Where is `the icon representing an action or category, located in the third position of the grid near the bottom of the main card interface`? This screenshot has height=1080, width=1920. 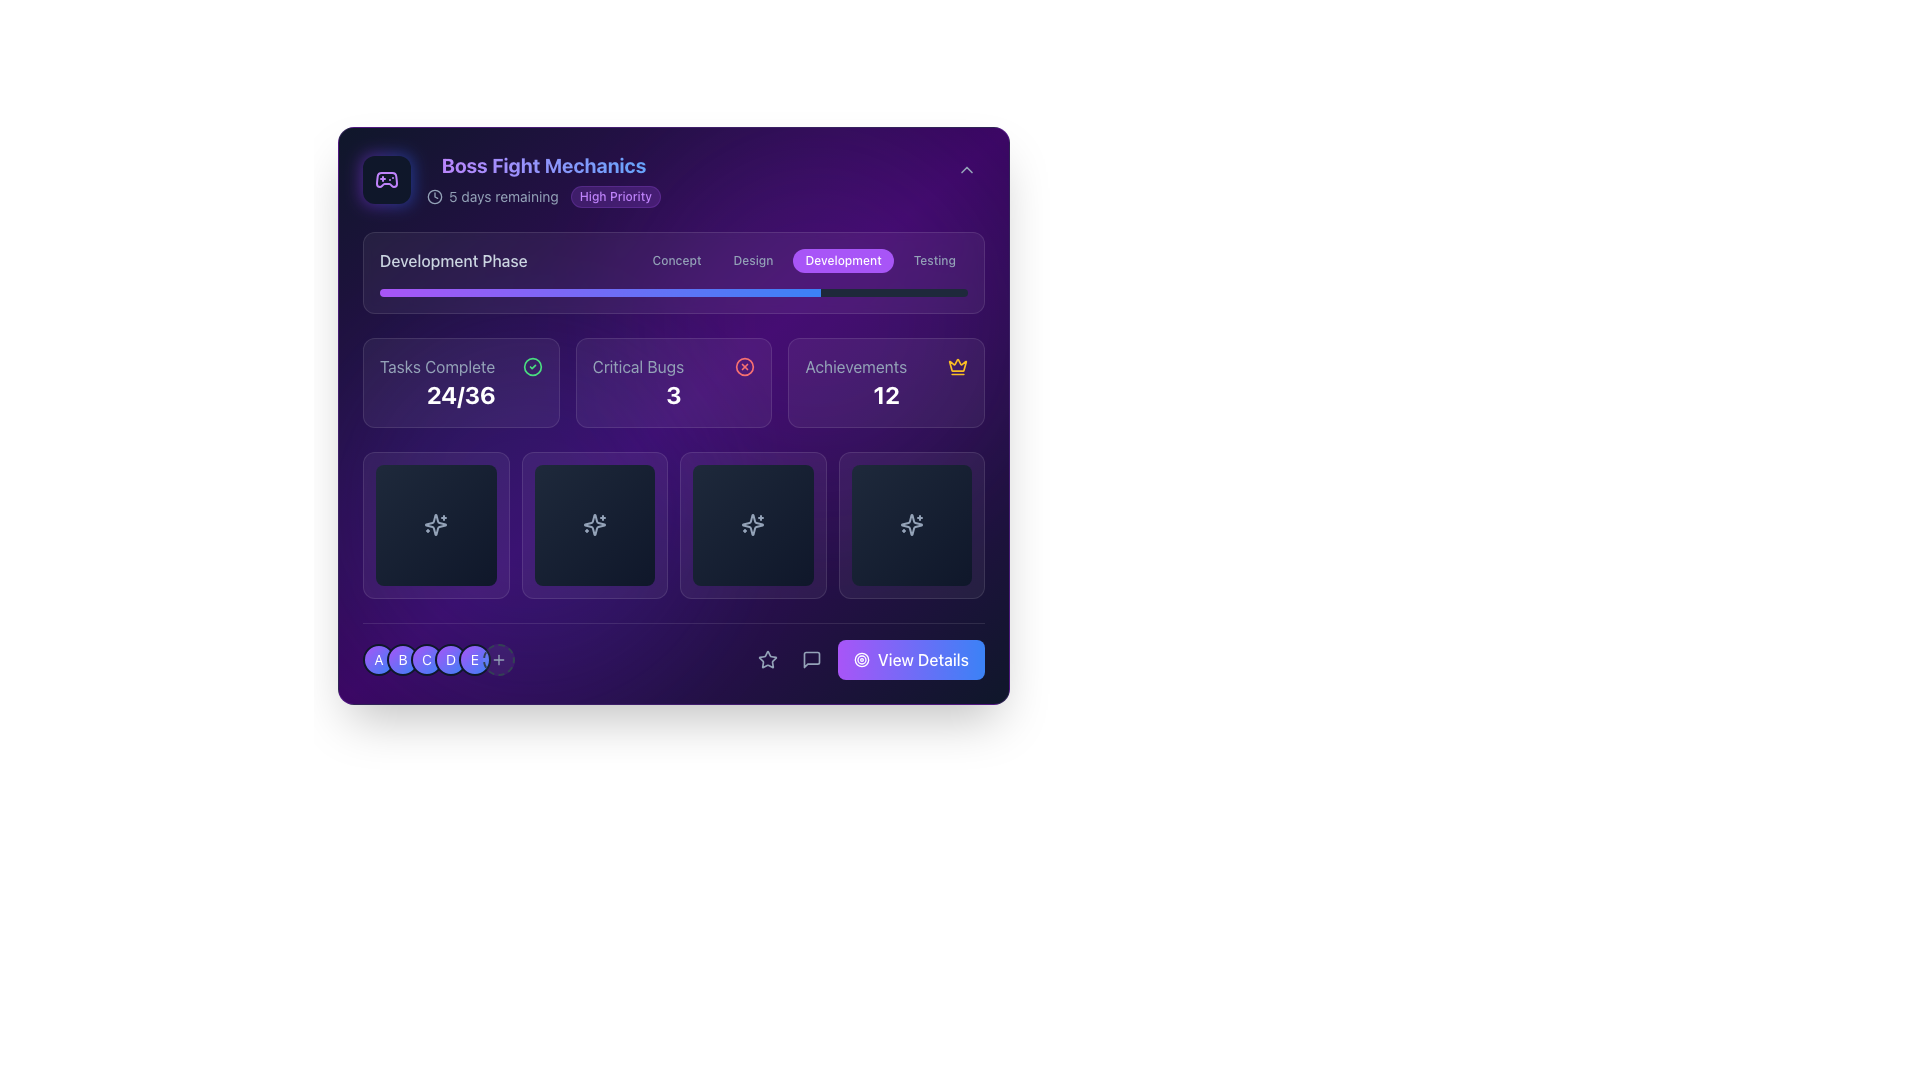 the icon representing an action or category, located in the third position of the grid near the bottom of the main card interface is located at coordinates (752, 524).